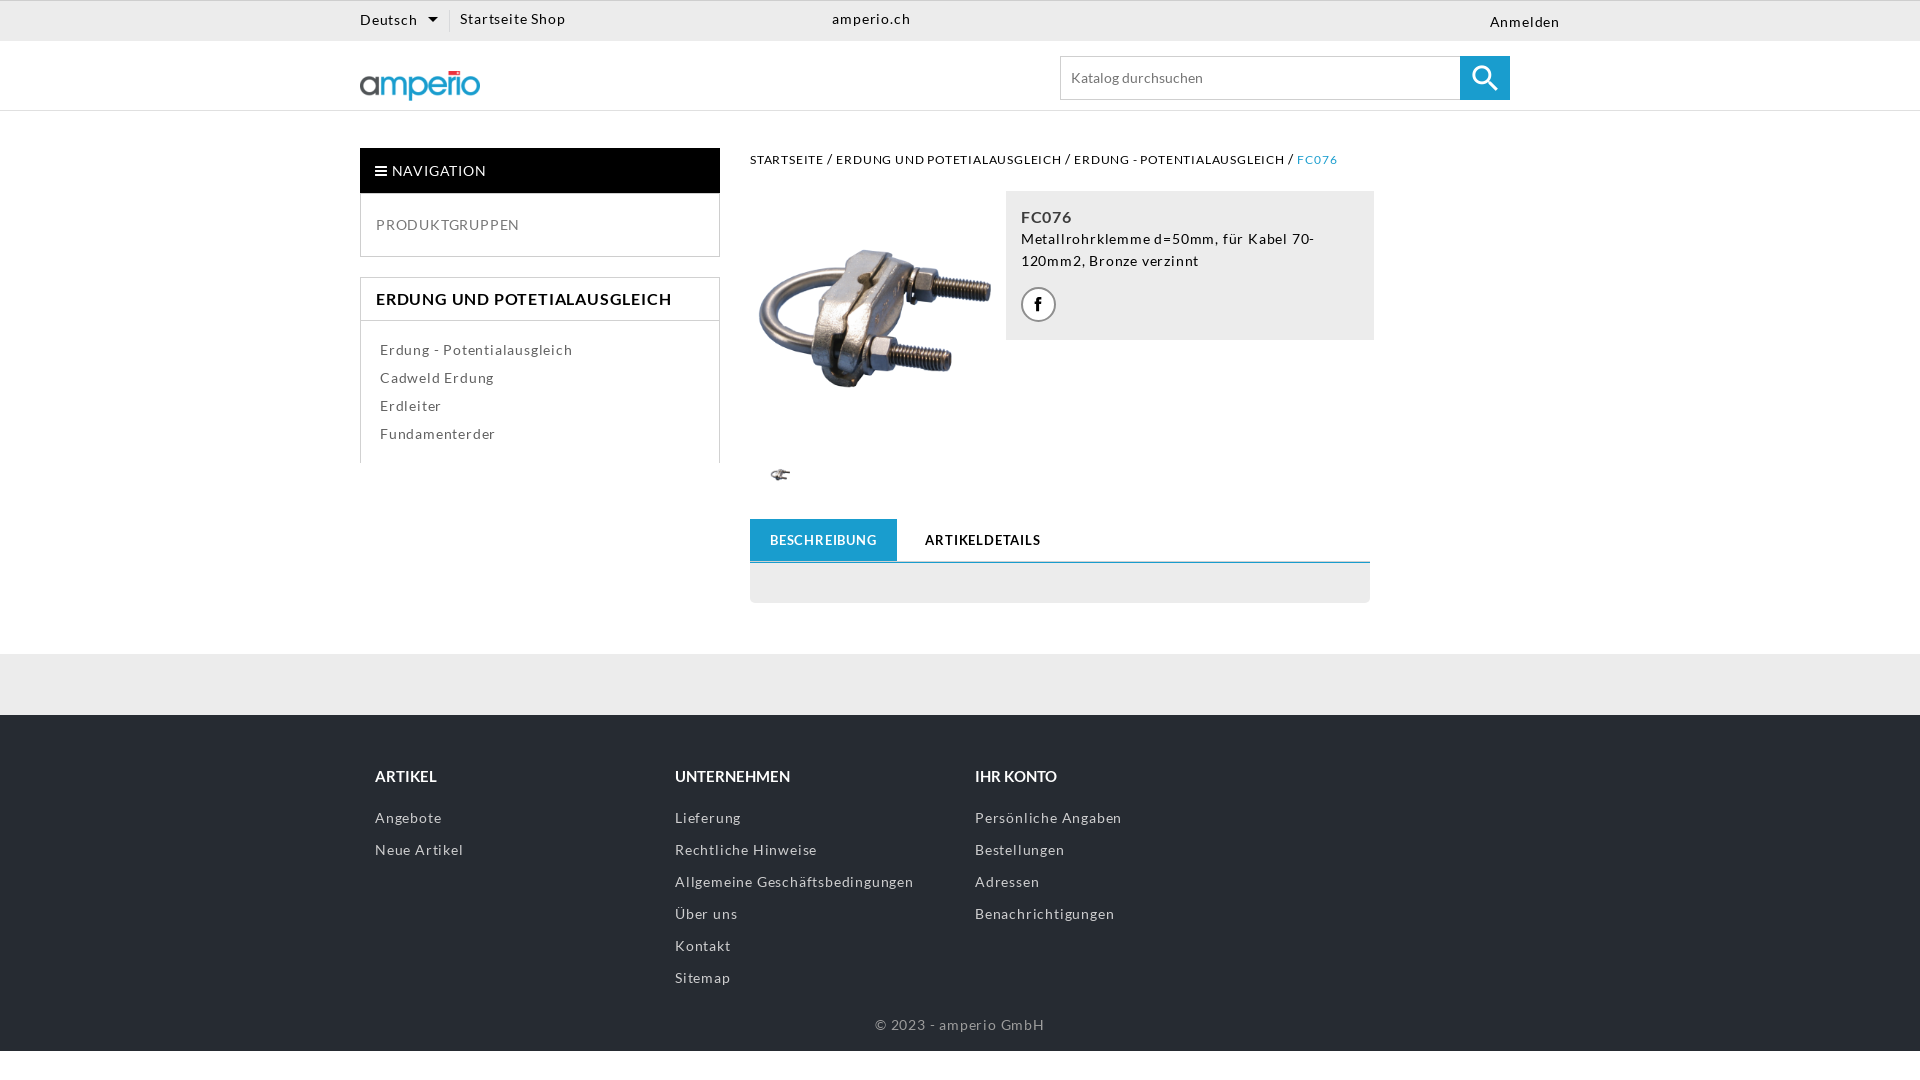 The width and height of the screenshot is (1920, 1080). I want to click on 'IHR KONTO', so click(974, 774).